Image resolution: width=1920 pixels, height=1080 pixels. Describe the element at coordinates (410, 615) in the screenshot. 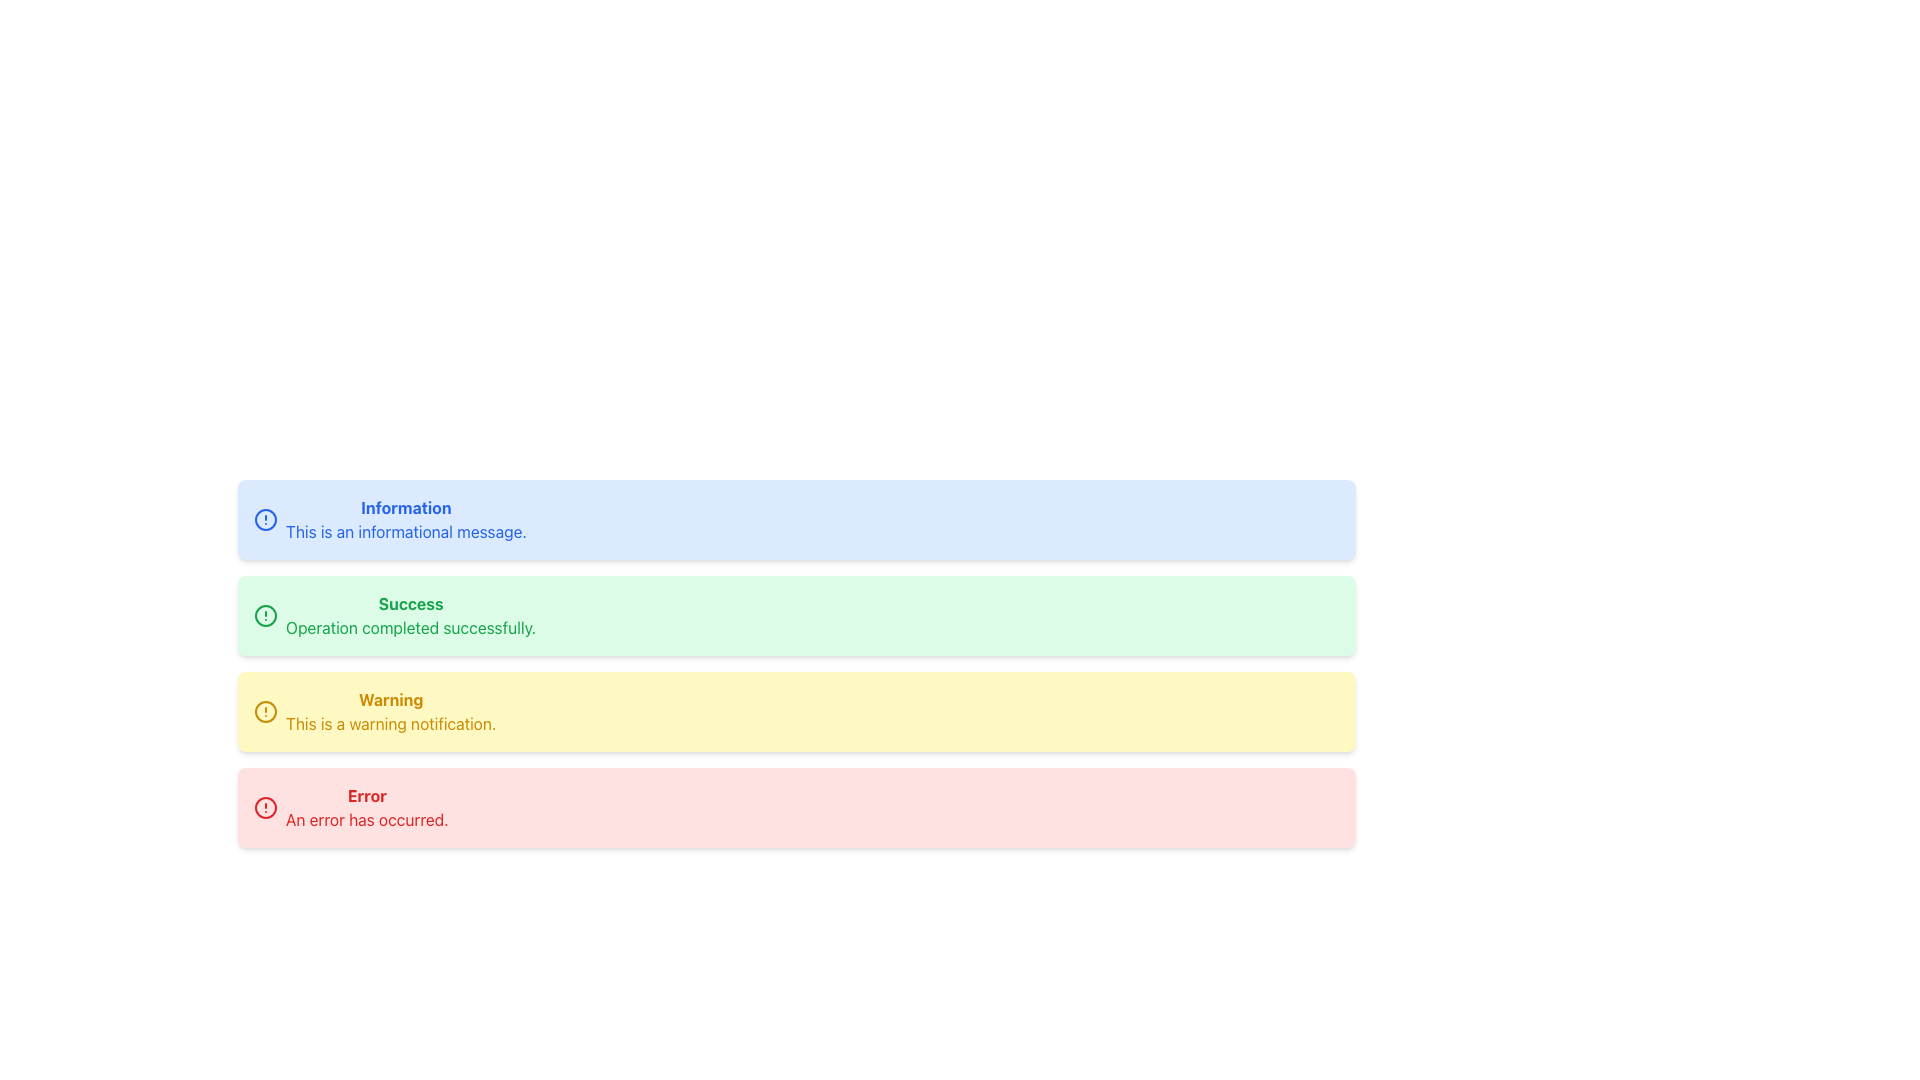

I see `the 'Success' notification text element, which consists of two lines: 'Success' in bold and 'Operation completed successfully.' in regular font, both in green within a green notification block` at that location.